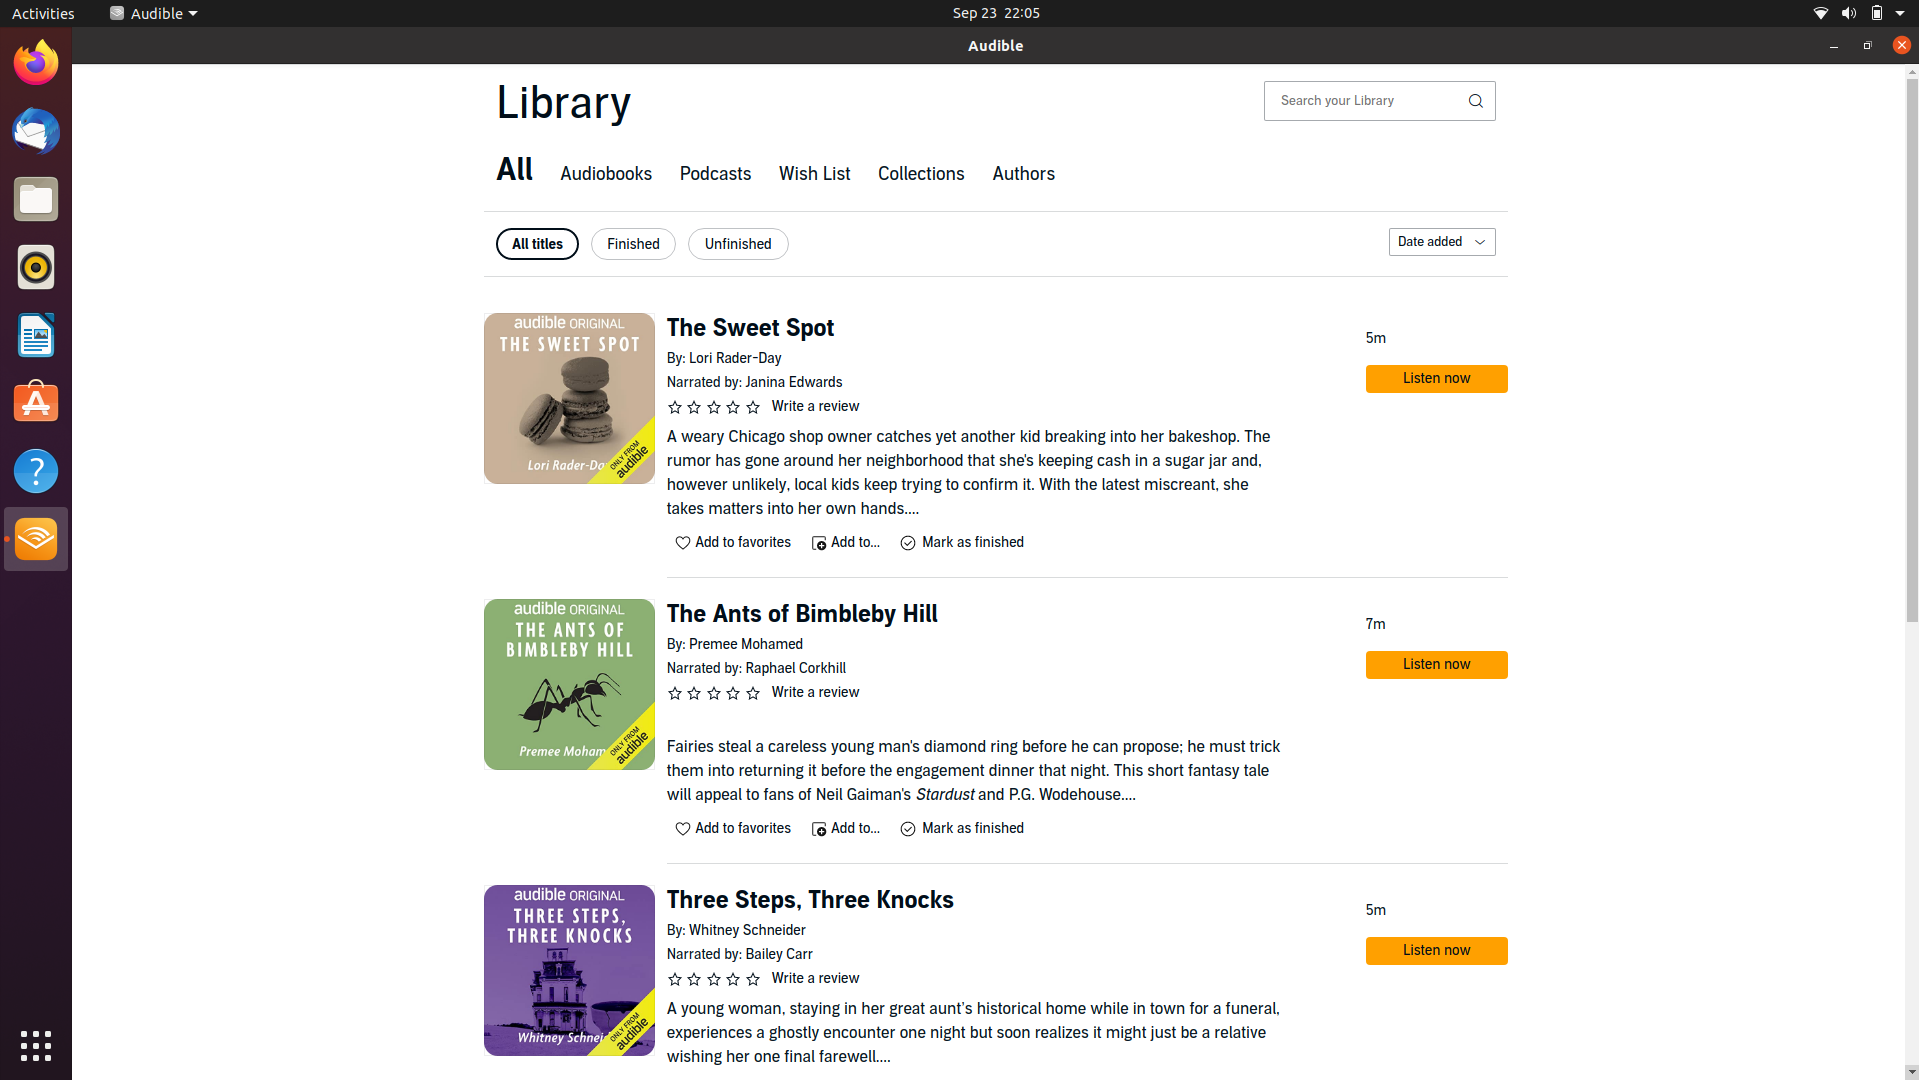  Describe the element at coordinates (919, 175) in the screenshot. I see `"Collections" section` at that location.